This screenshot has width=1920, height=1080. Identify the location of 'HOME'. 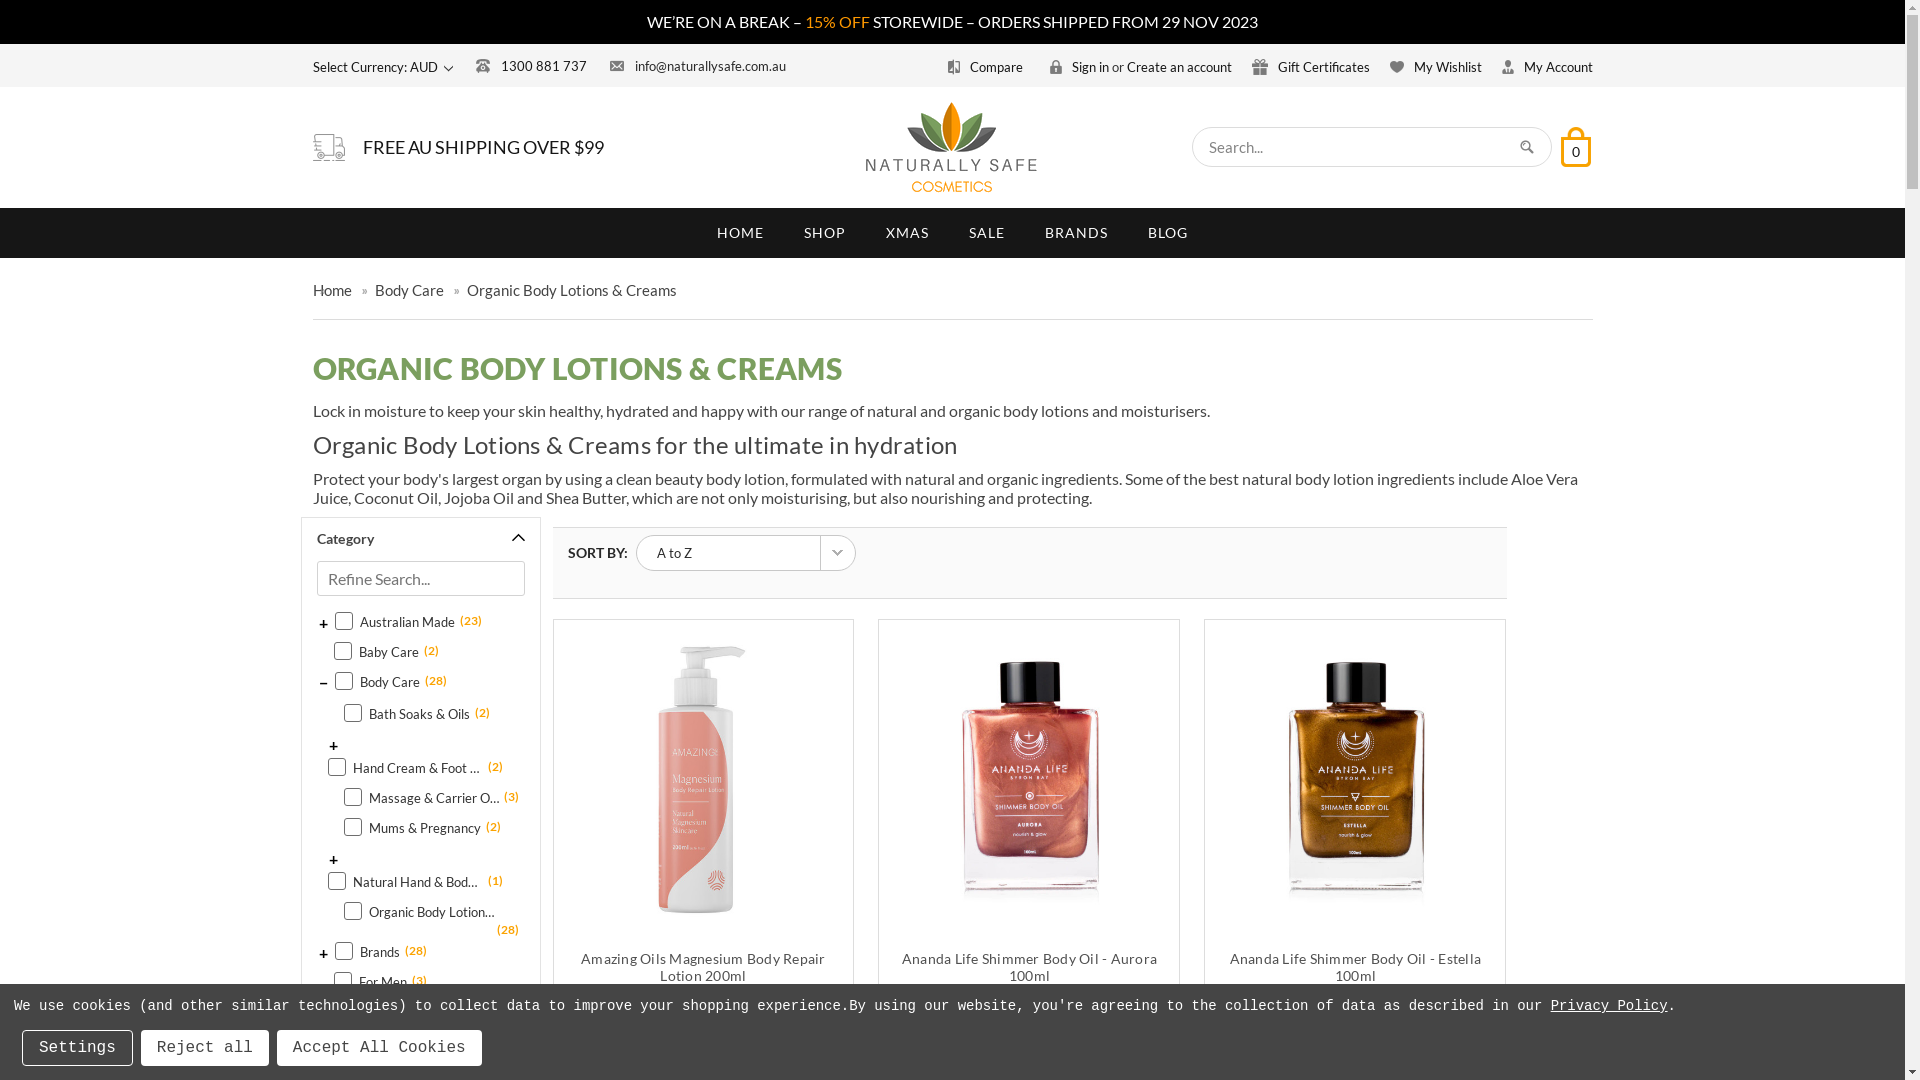
(696, 231).